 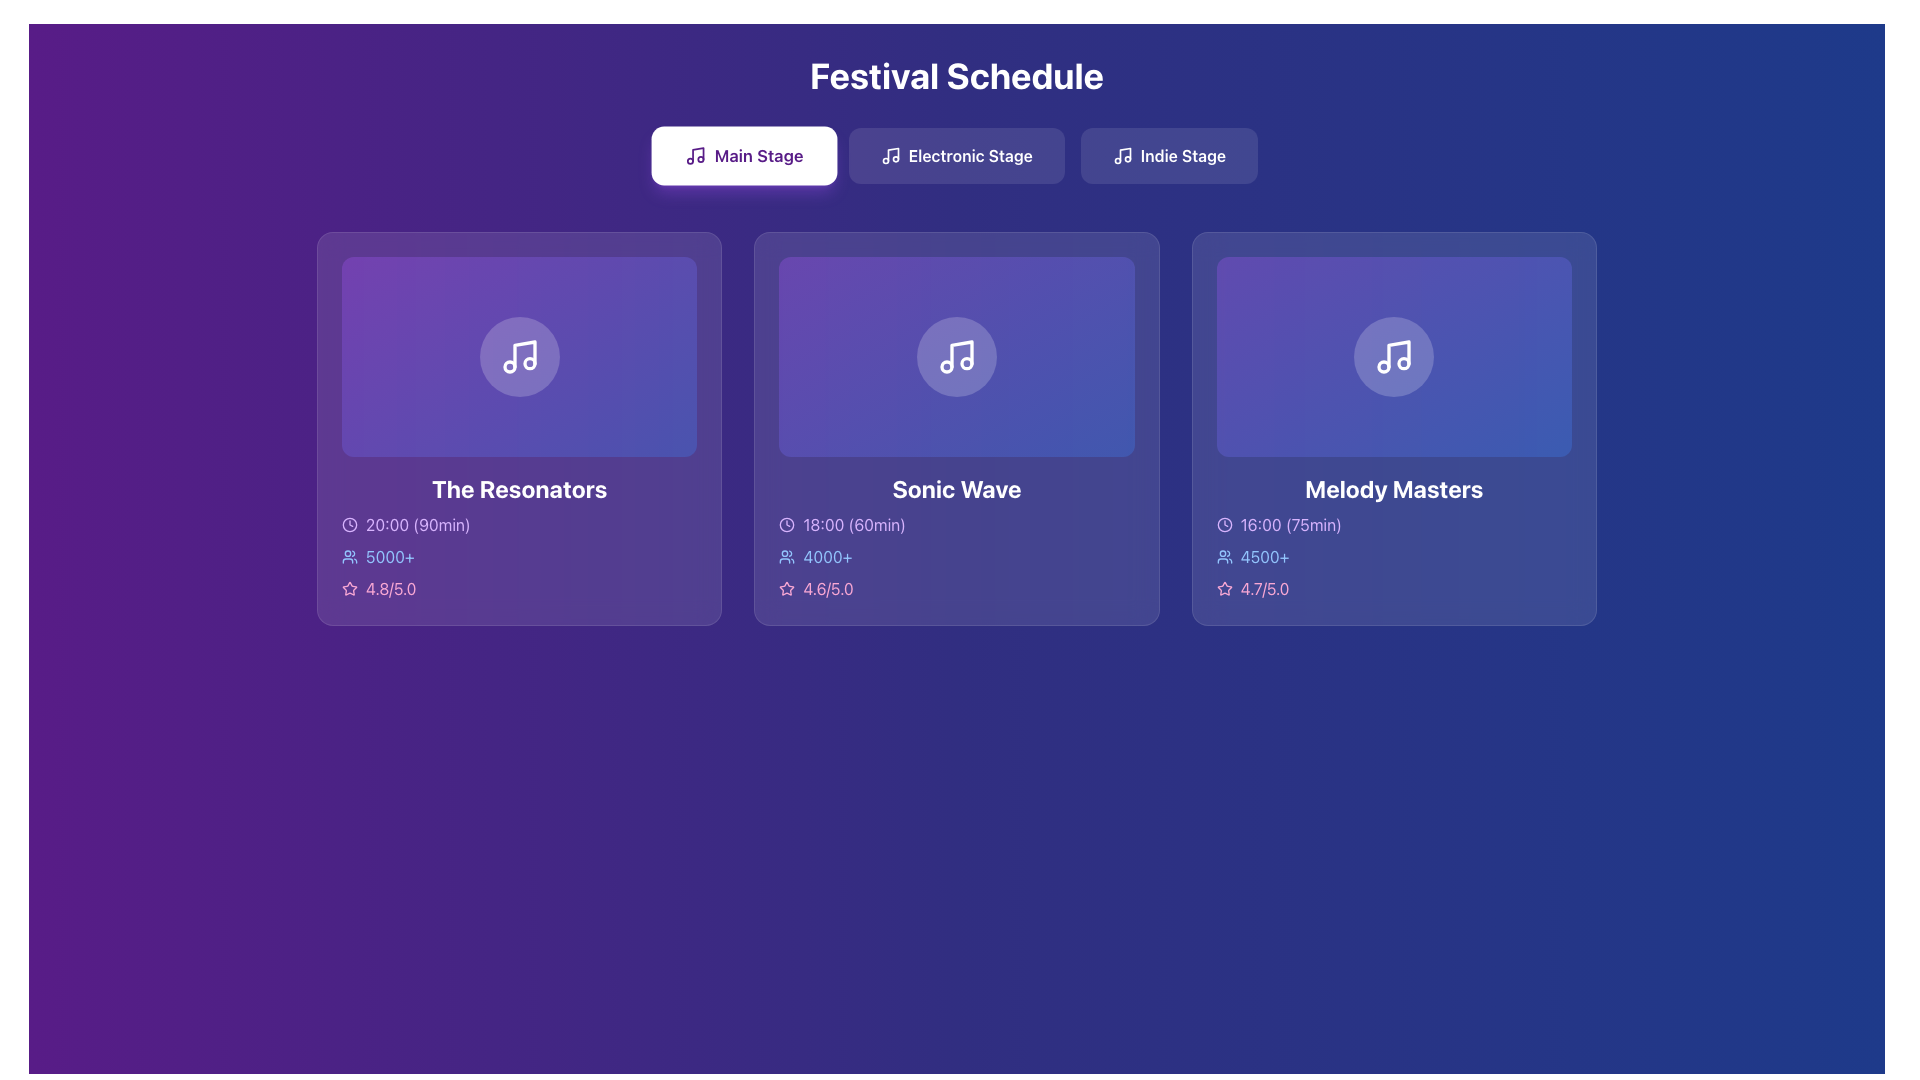 What do you see at coordinates (757, 154) in the screenshot?
I see `the label indicating the current selection among stage categories in the festival schedule interface, located near the top center alongside buttons labeled 'Electronic Stage' and 'Indie Stage'` at bounding box center [757, 154].